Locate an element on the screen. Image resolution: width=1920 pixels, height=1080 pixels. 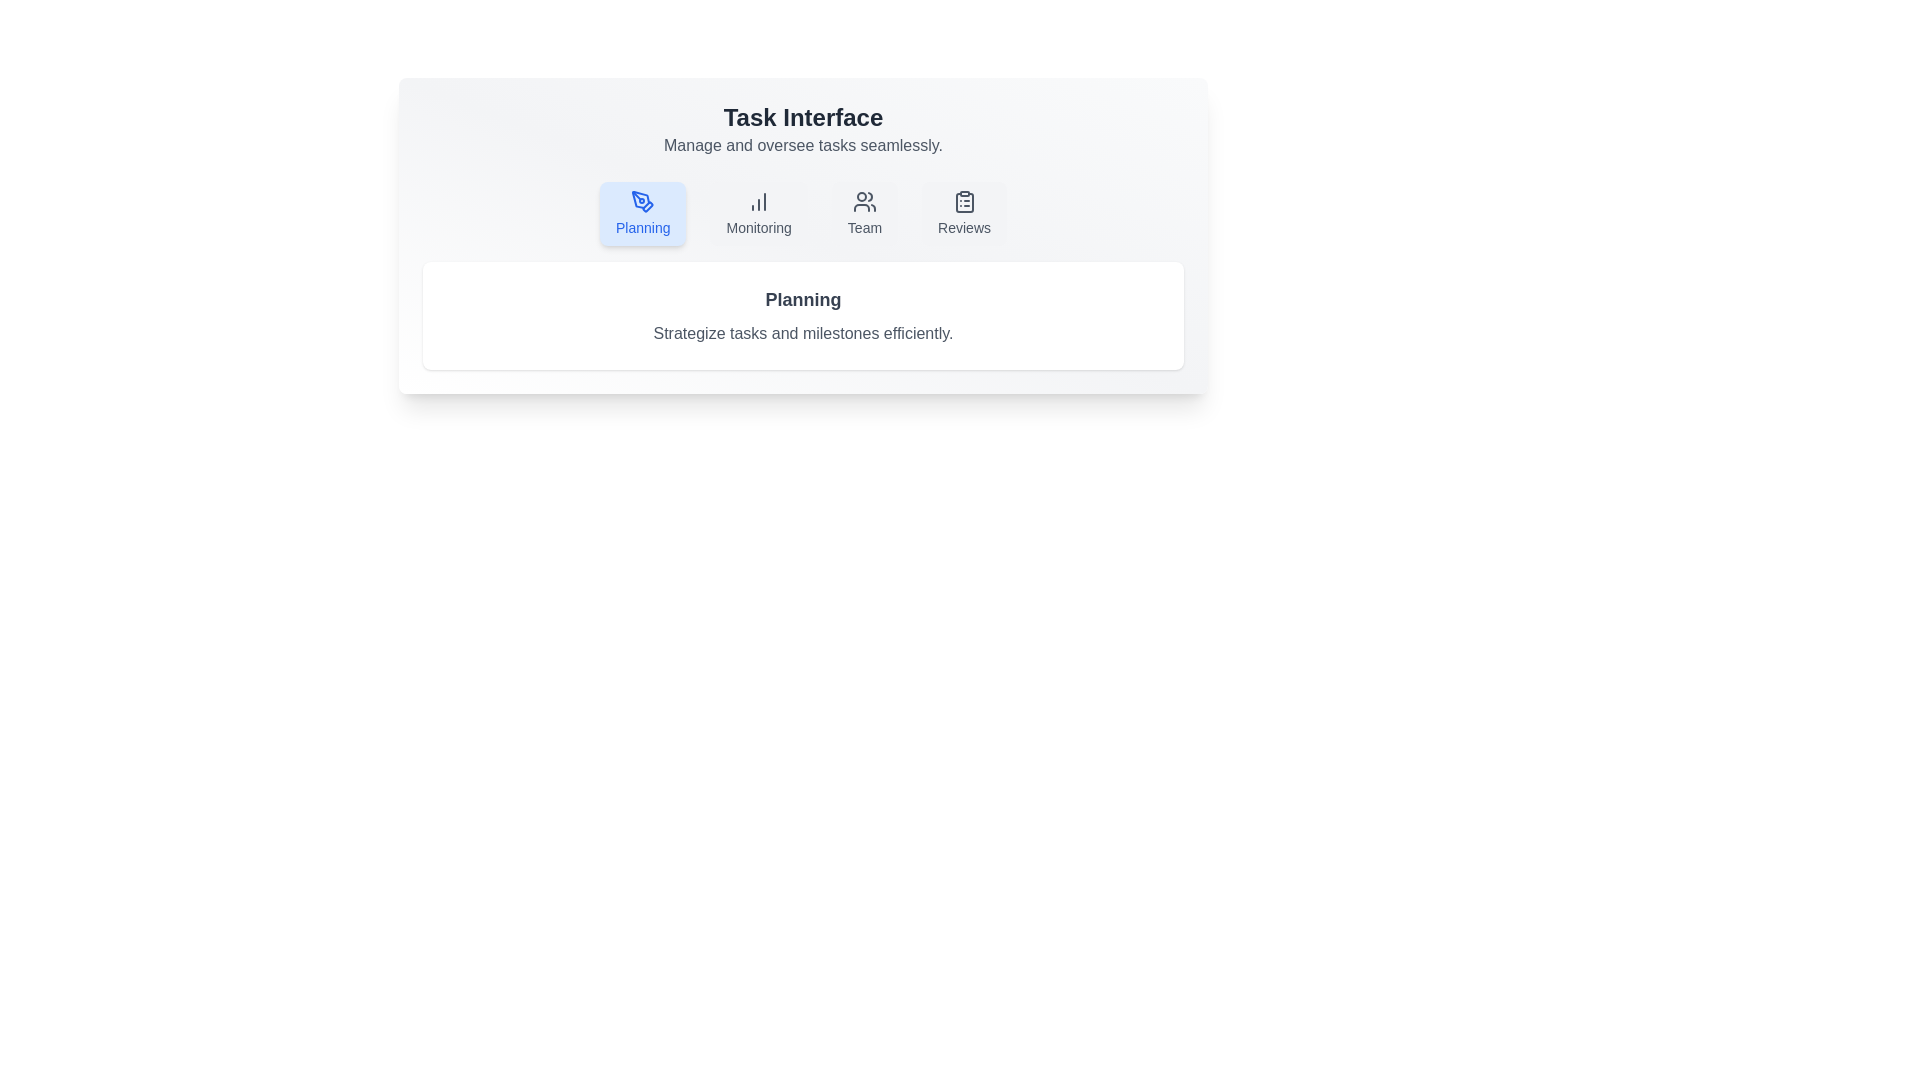
the tab labeled Team to see the UI feedback is located at coordinates (864, 213).